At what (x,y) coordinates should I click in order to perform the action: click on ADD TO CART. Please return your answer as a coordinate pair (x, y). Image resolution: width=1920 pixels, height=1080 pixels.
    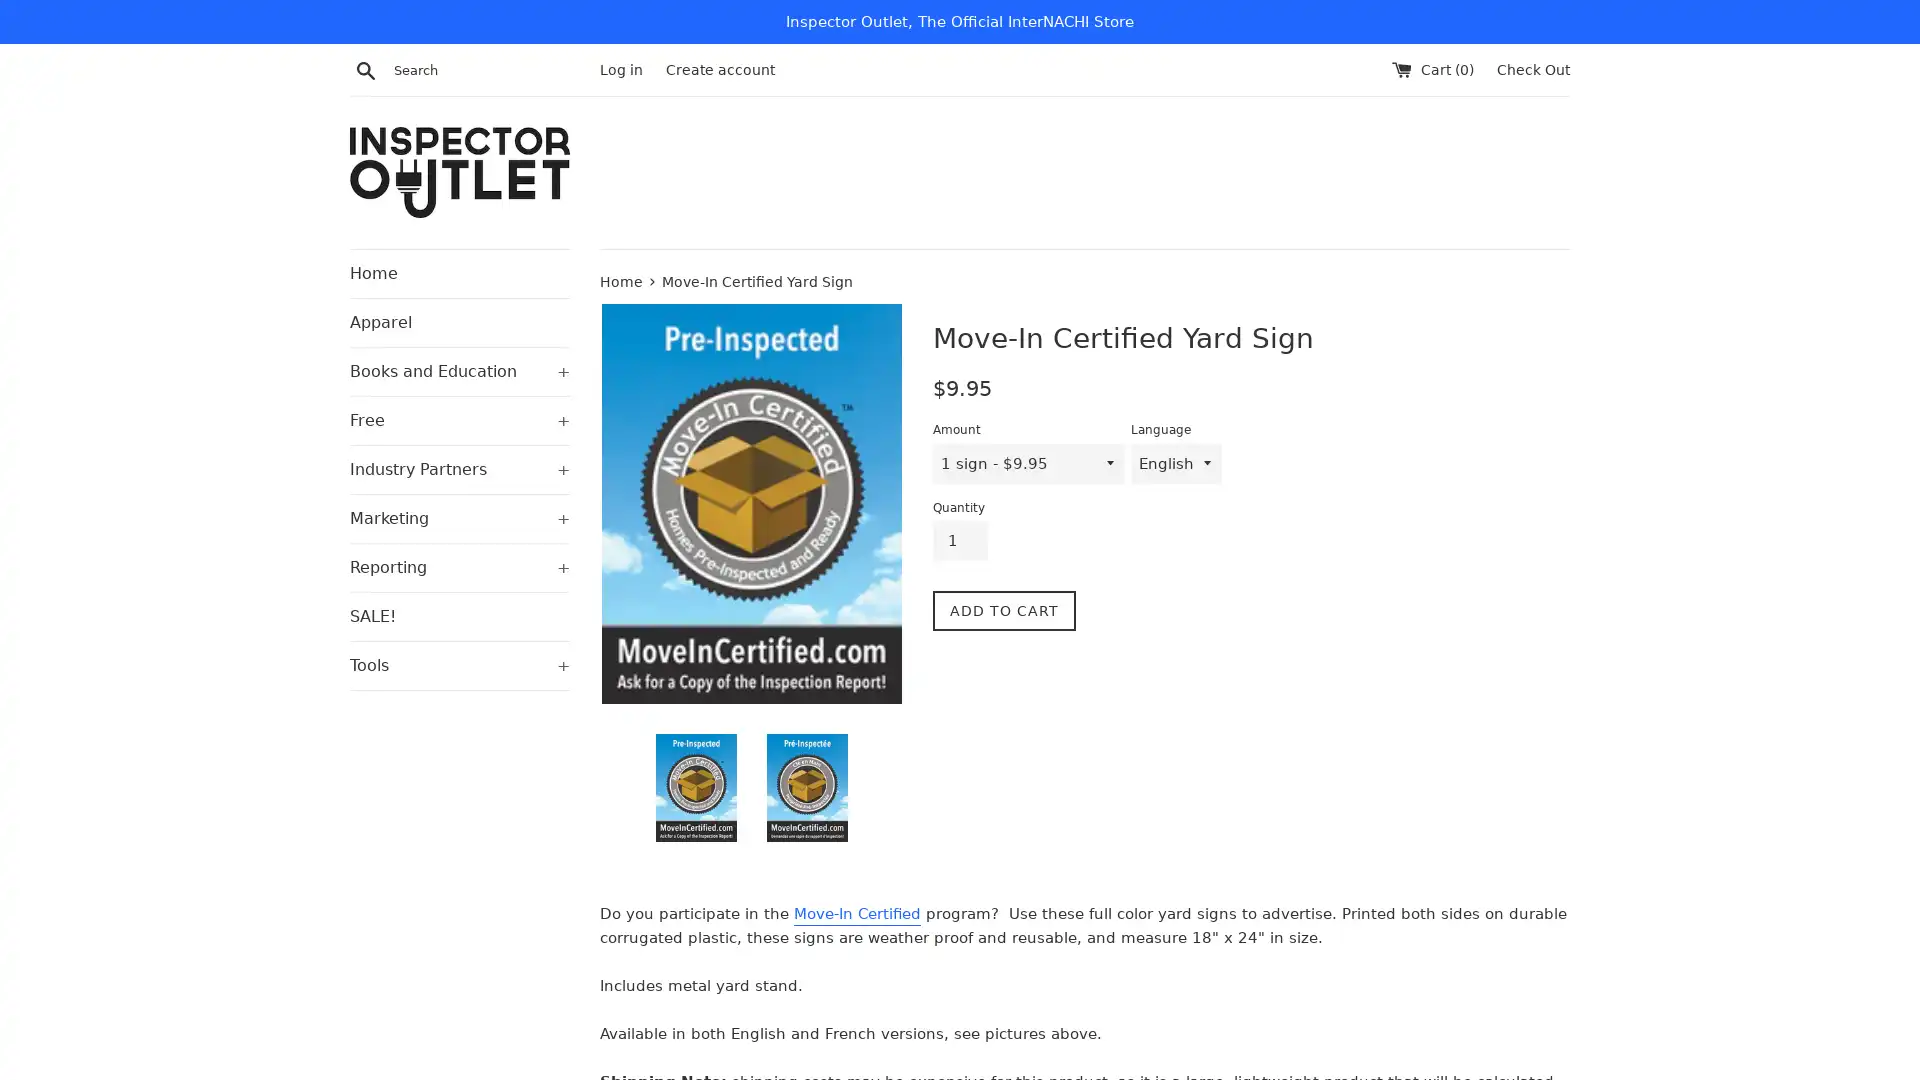
    Looking at the image, I should click on (1004, 609).